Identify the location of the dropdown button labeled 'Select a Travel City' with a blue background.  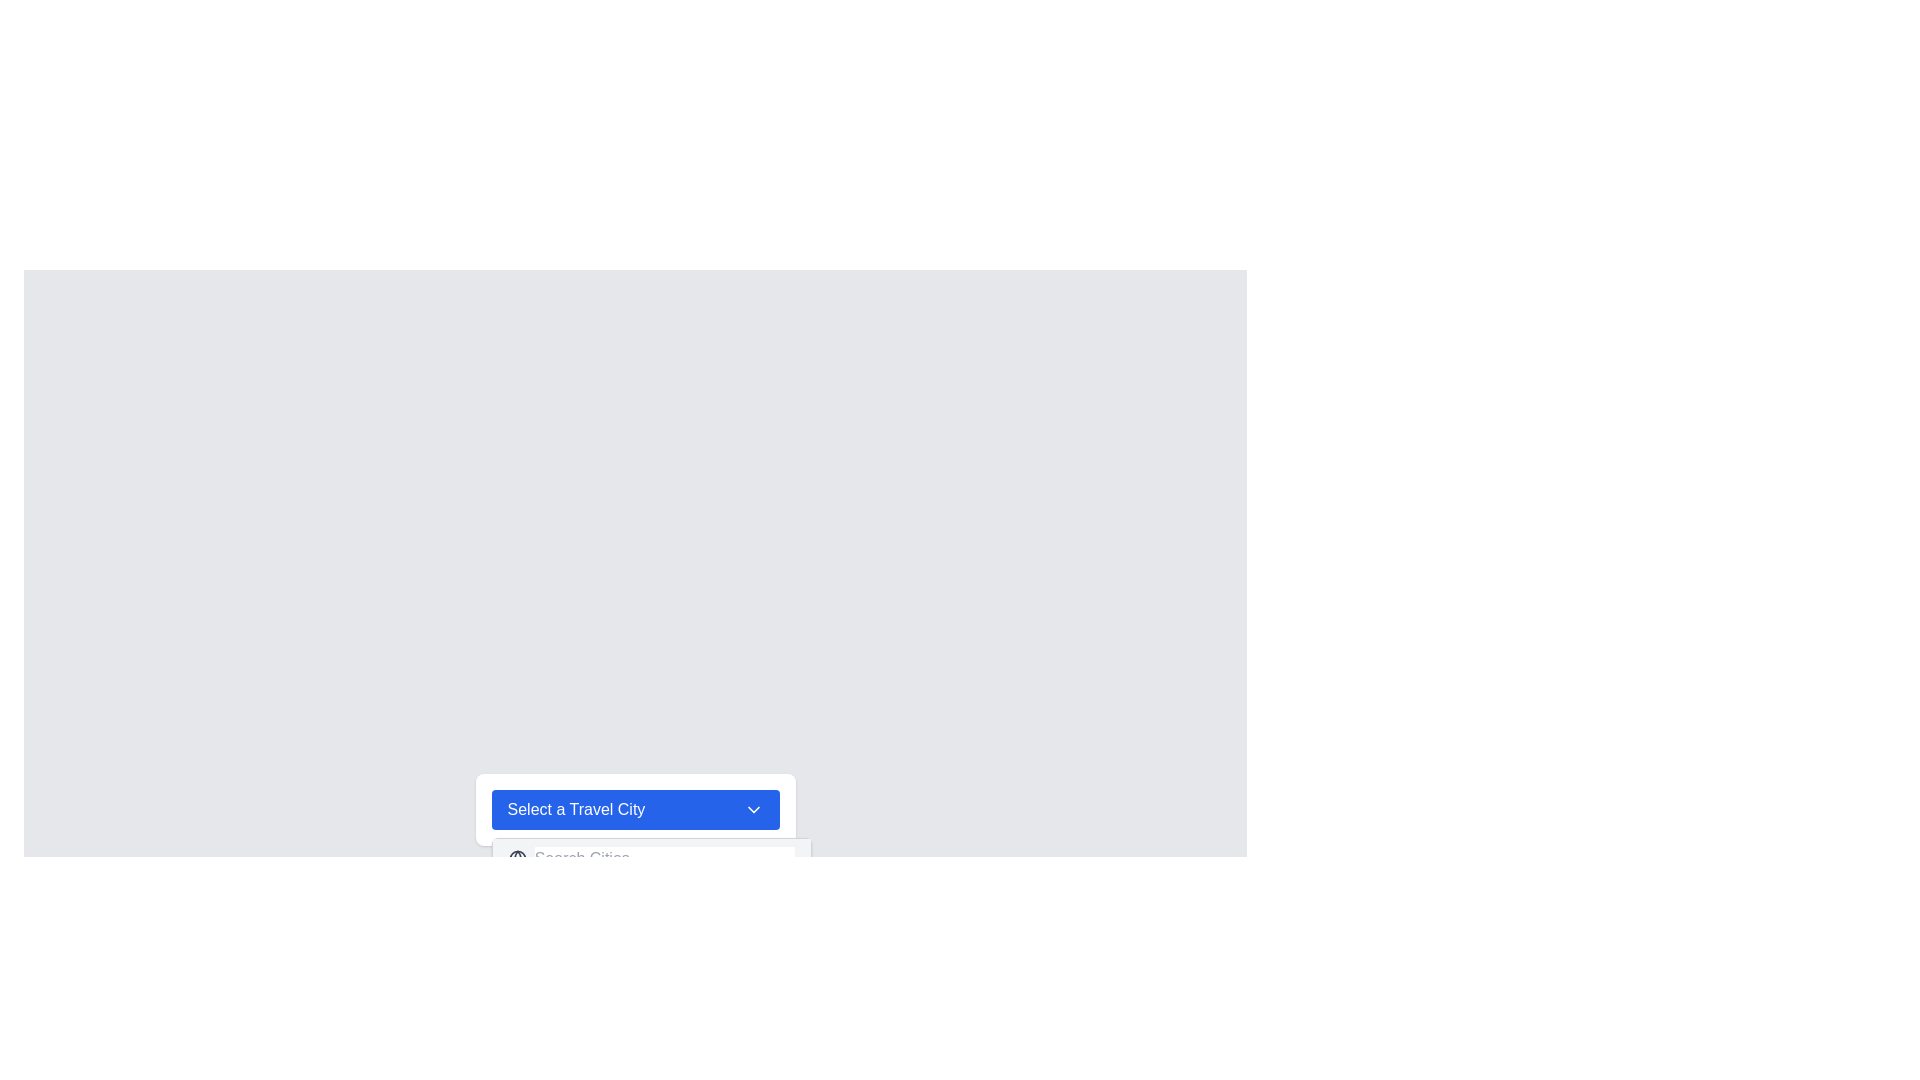
(634, 810).